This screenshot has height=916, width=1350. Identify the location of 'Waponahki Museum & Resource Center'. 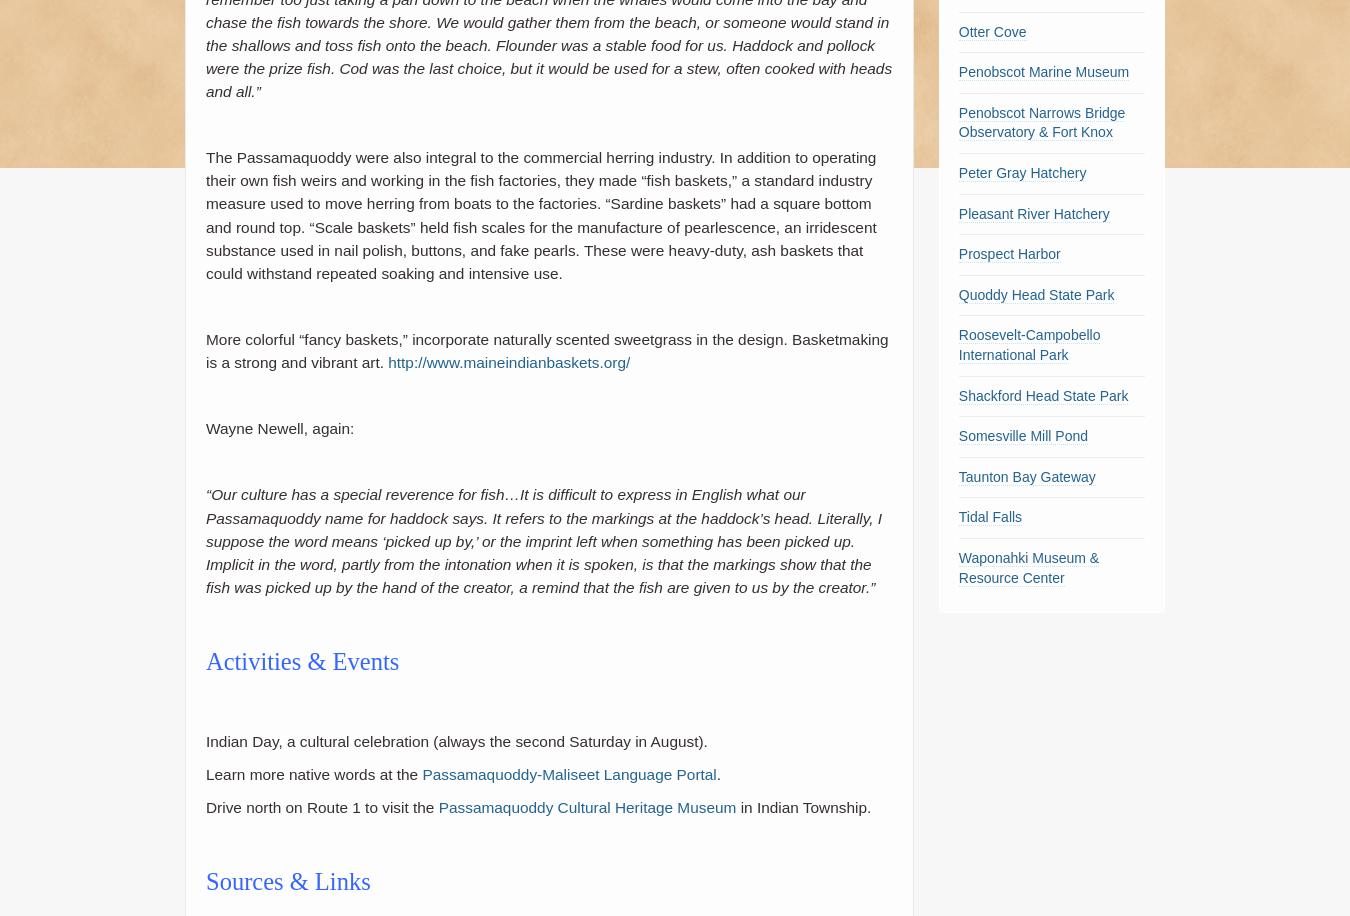
(1028, 566).